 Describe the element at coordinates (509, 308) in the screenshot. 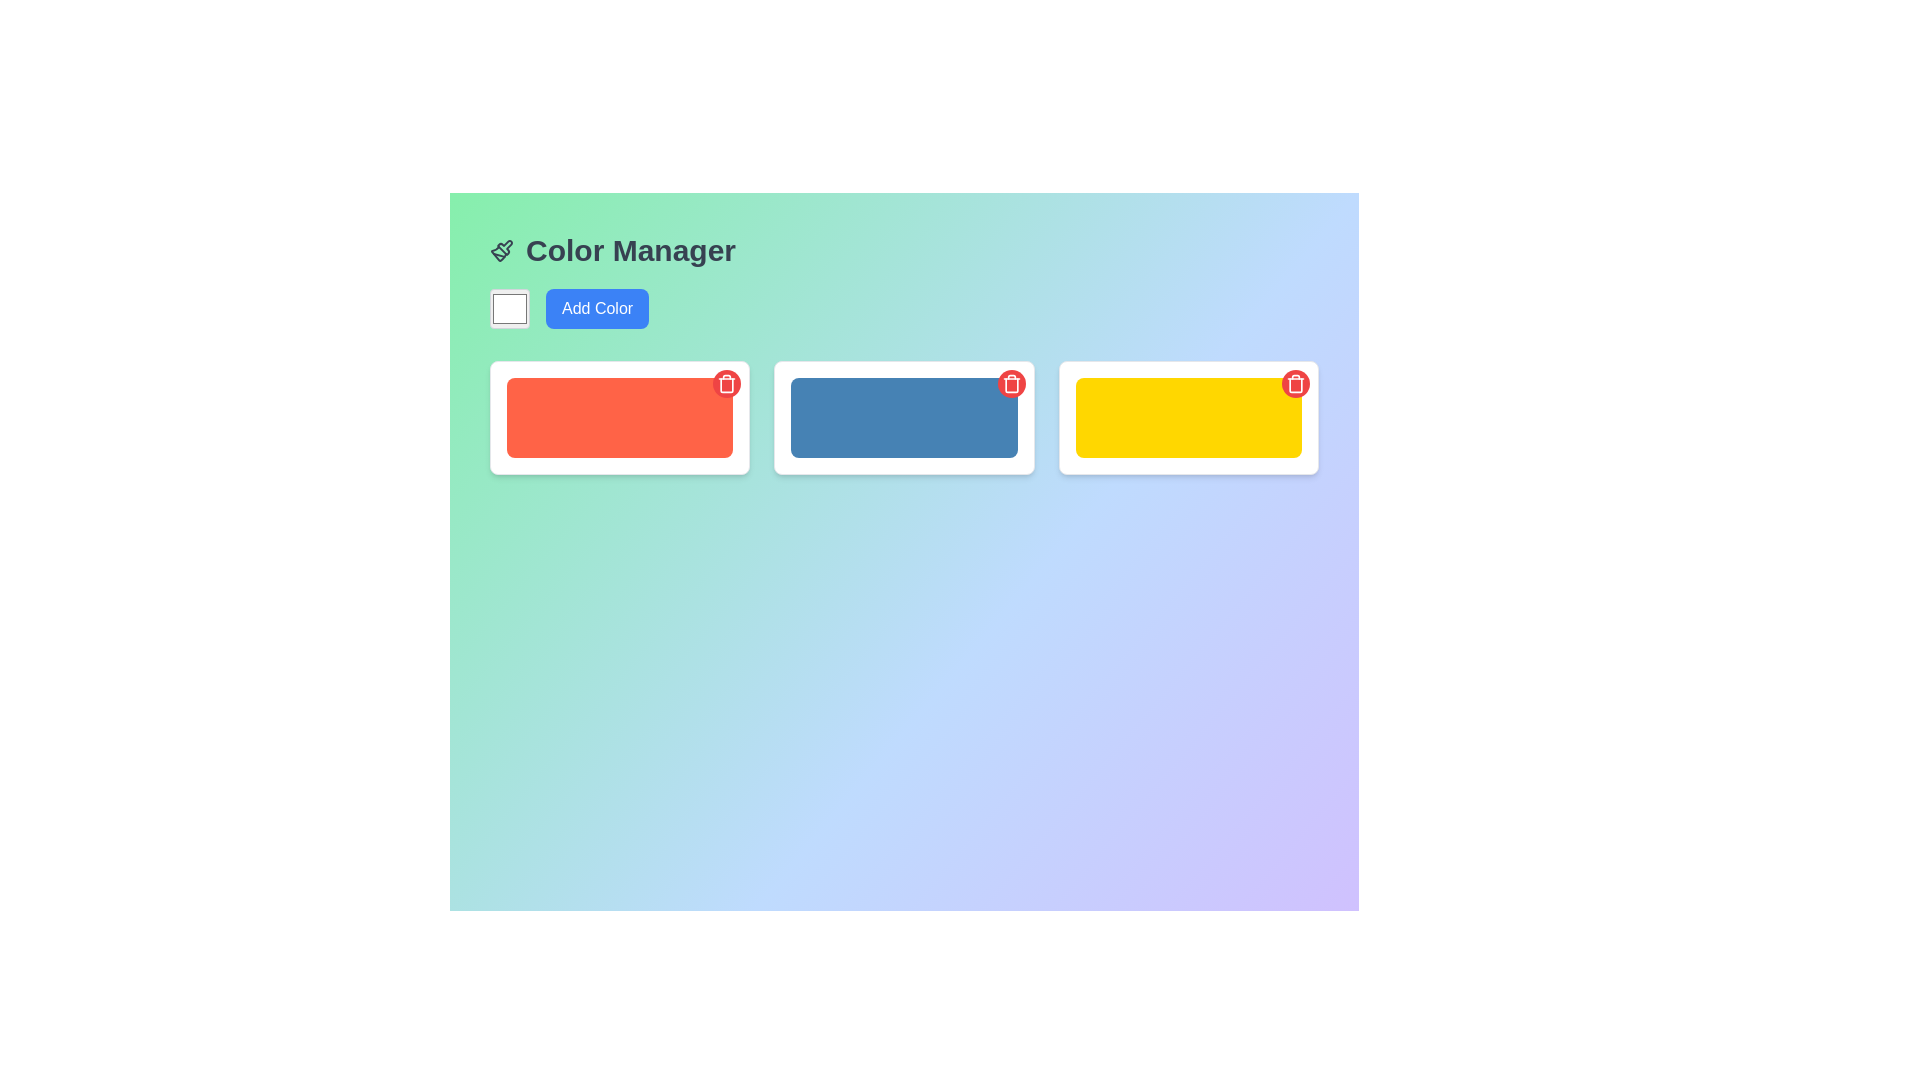

I see `the square-shaped color picker with a white fill and gray border` at that location.